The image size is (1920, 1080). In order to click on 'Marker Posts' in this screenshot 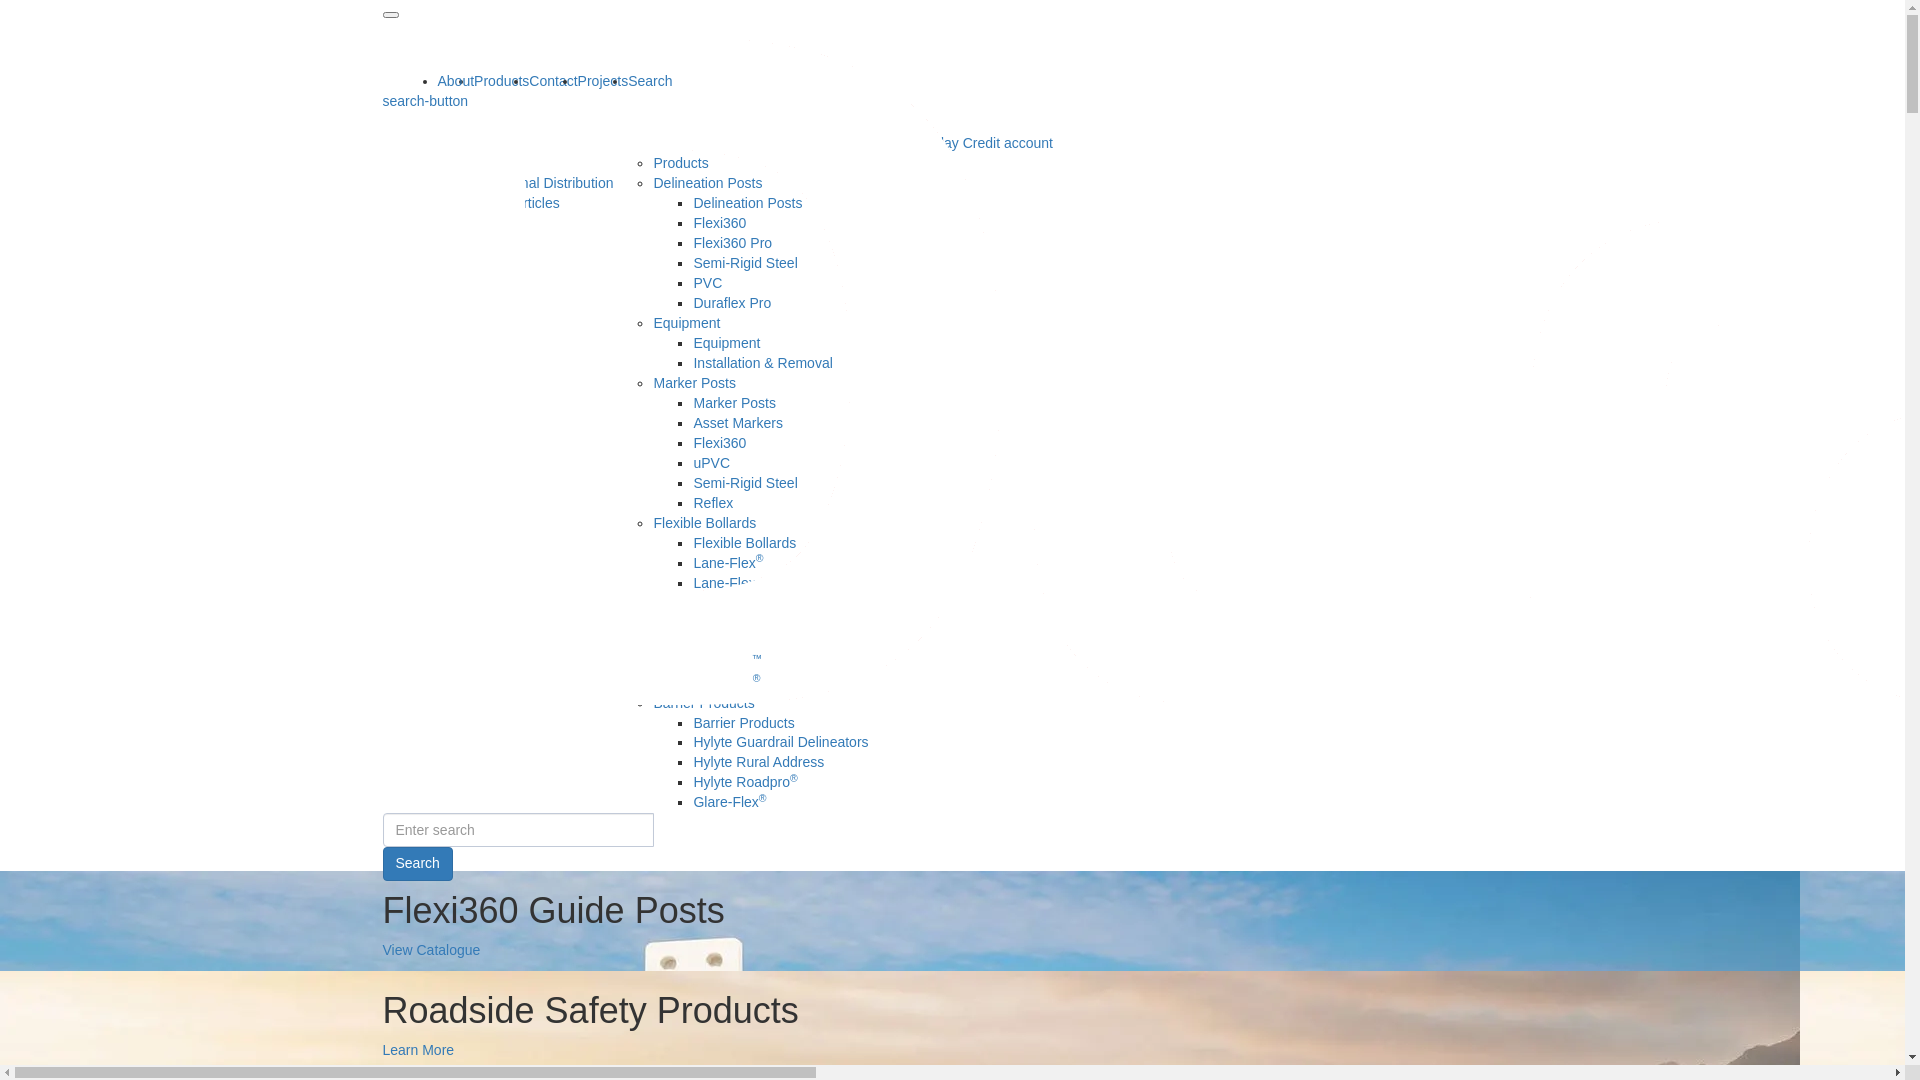, I will do `click(733, 402)`.